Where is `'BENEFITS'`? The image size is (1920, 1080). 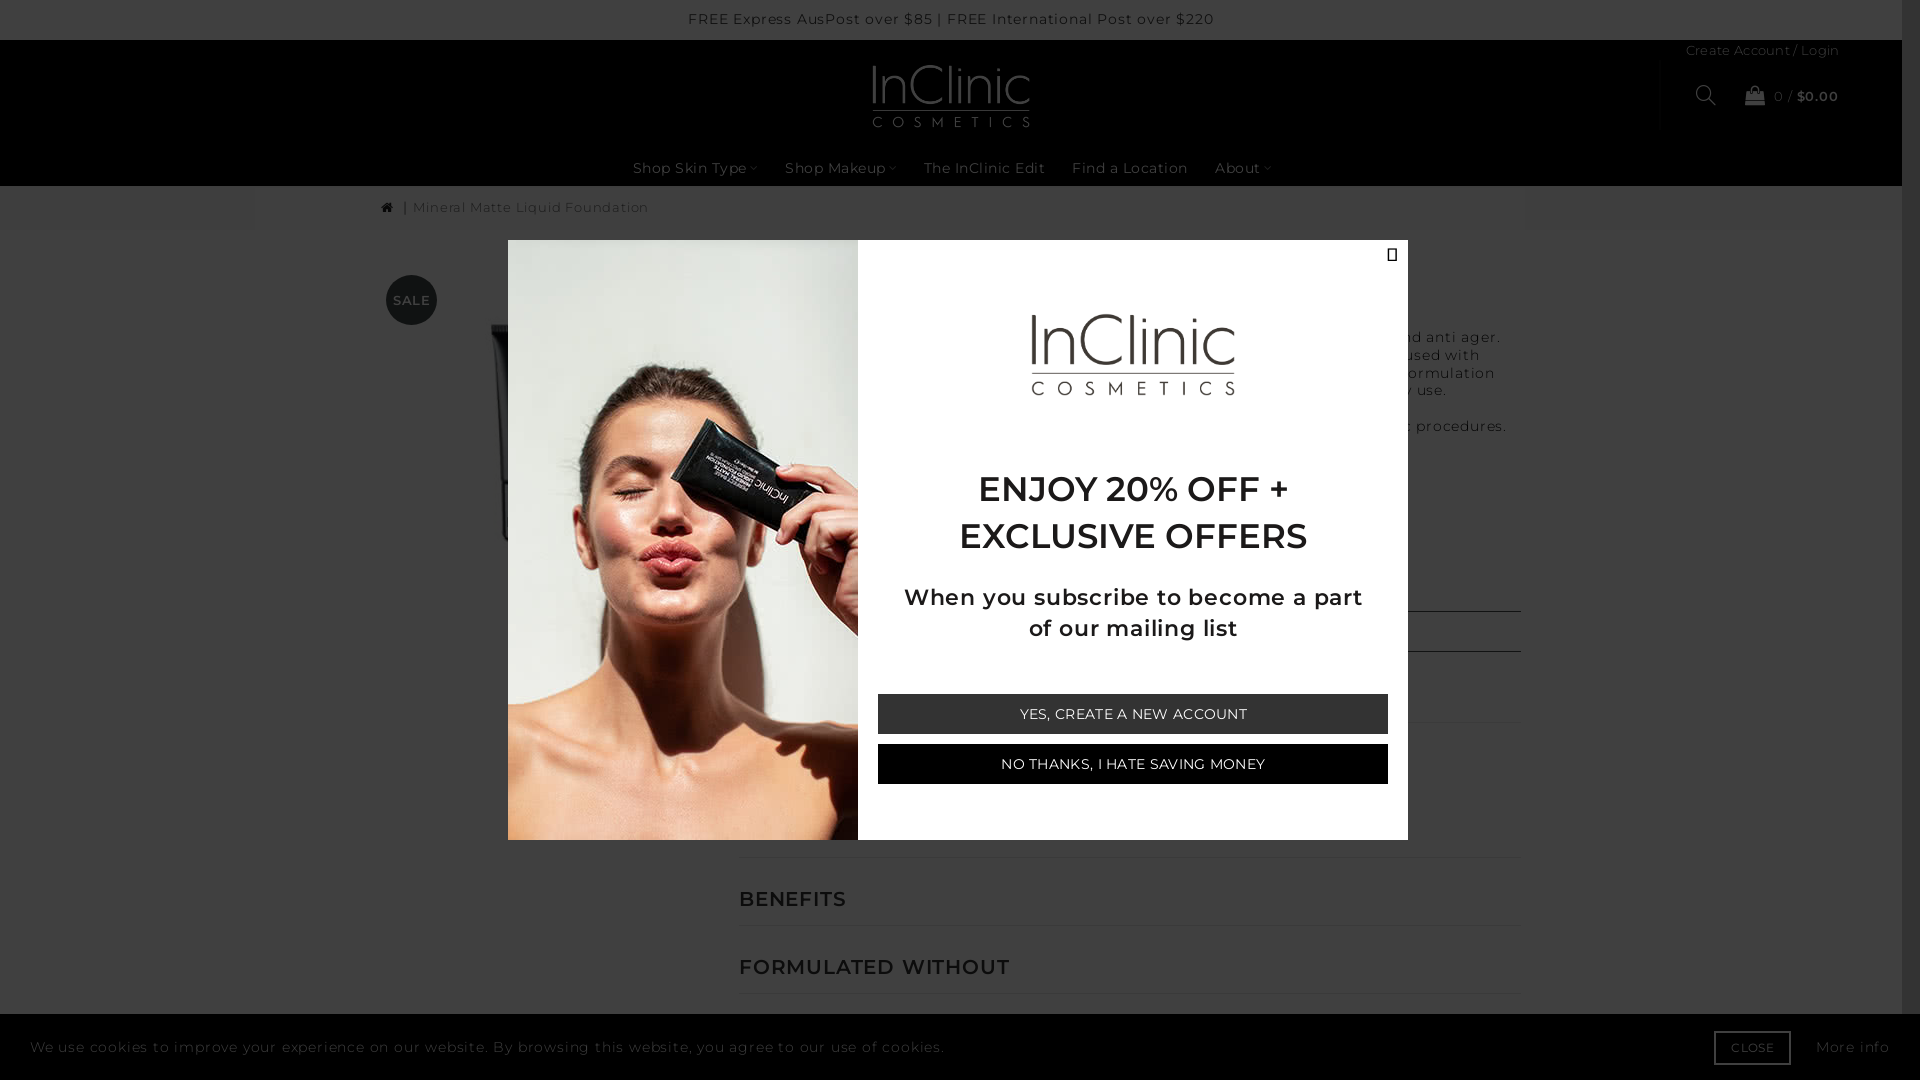
'BENEFITS' is located at coordinates (791, 897).